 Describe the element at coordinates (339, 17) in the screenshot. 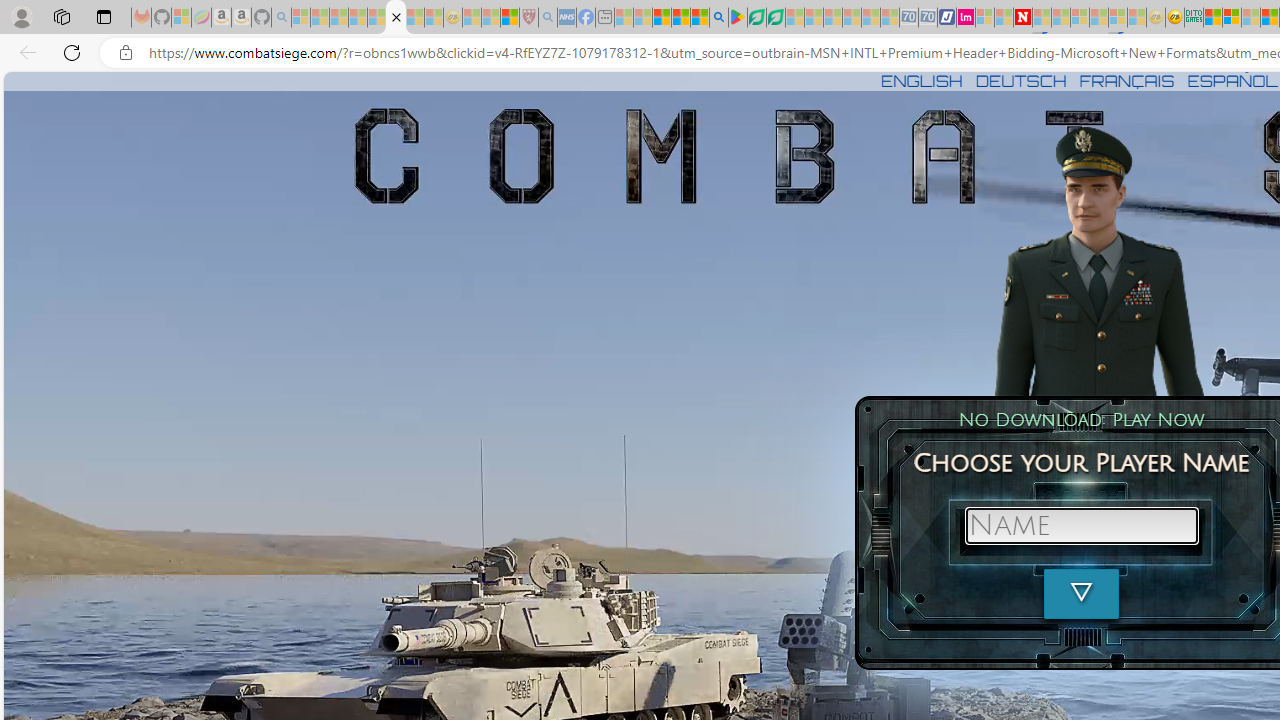

I see `'The Weather Channel - MSN - Sleeping'` at that location.